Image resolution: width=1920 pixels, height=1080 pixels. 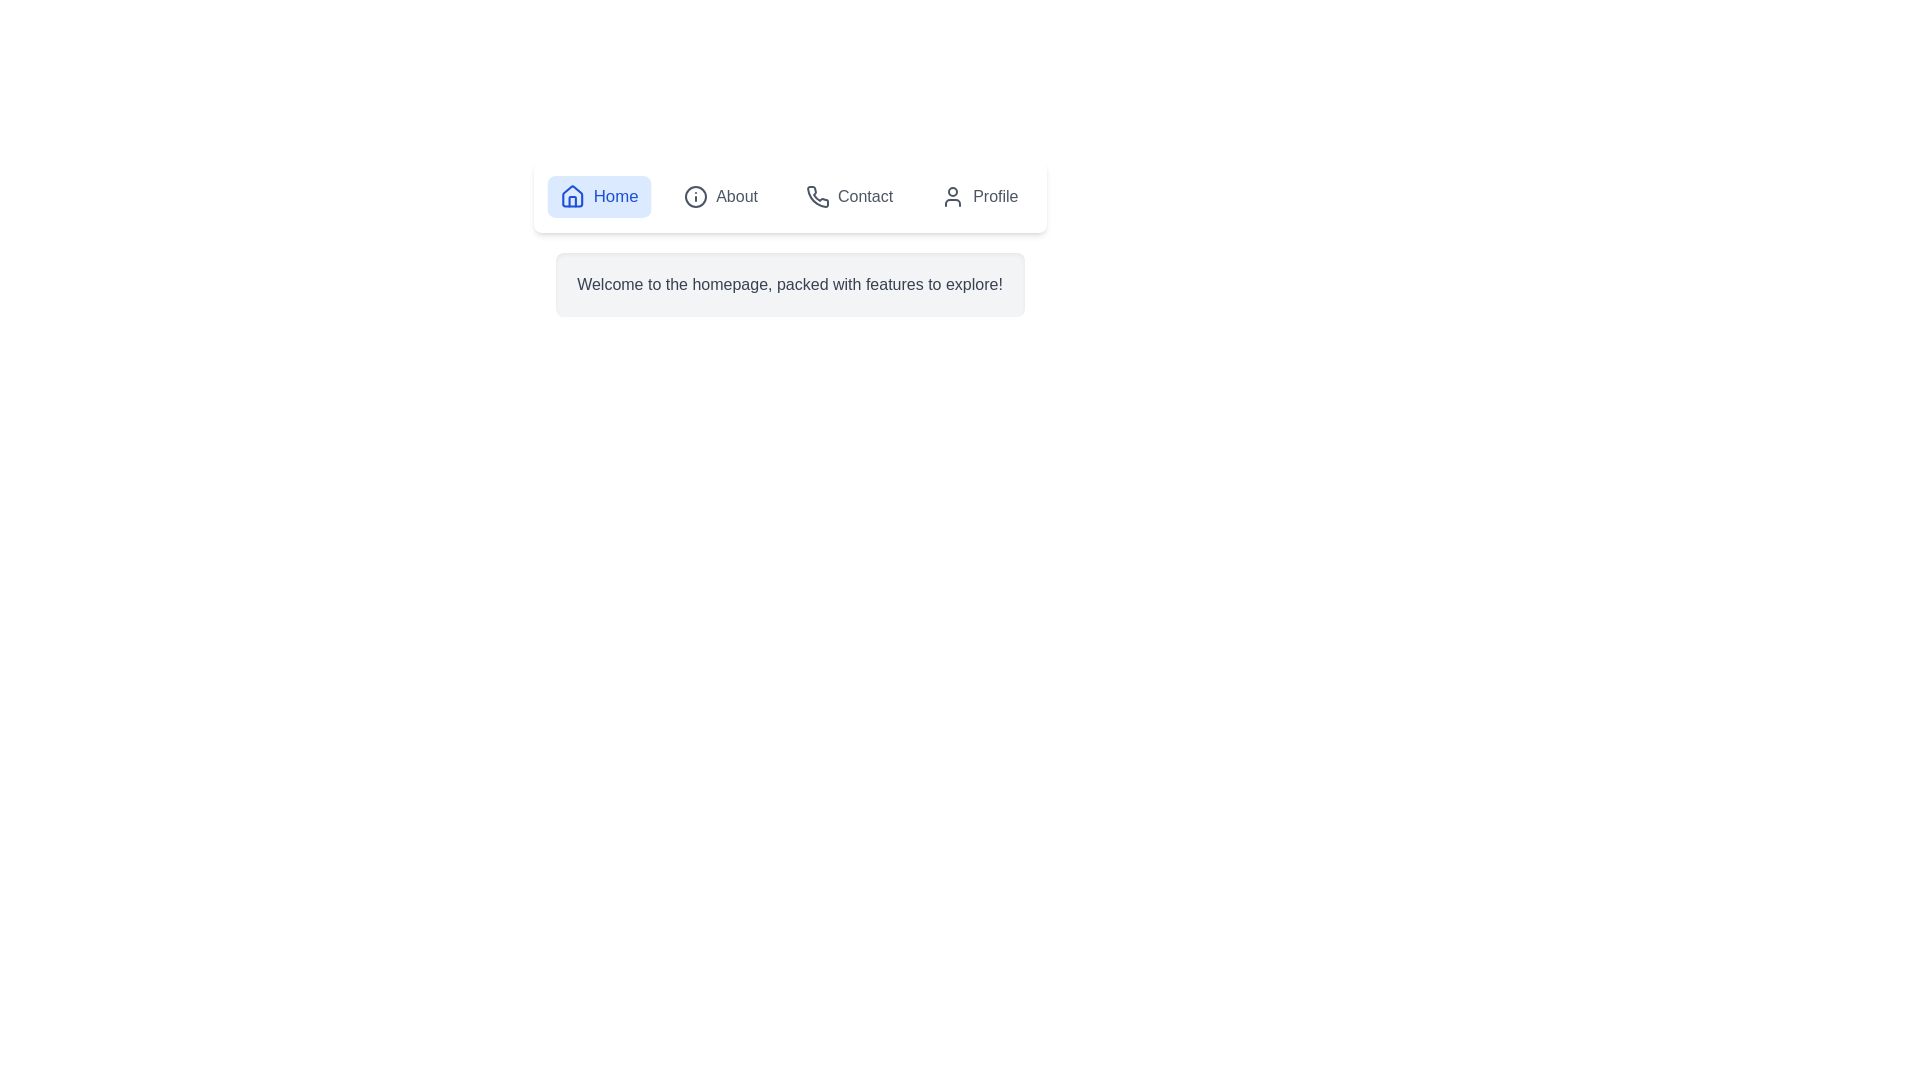 I want to click on the Home tab by clicking its button, so click(x=597, y=196).